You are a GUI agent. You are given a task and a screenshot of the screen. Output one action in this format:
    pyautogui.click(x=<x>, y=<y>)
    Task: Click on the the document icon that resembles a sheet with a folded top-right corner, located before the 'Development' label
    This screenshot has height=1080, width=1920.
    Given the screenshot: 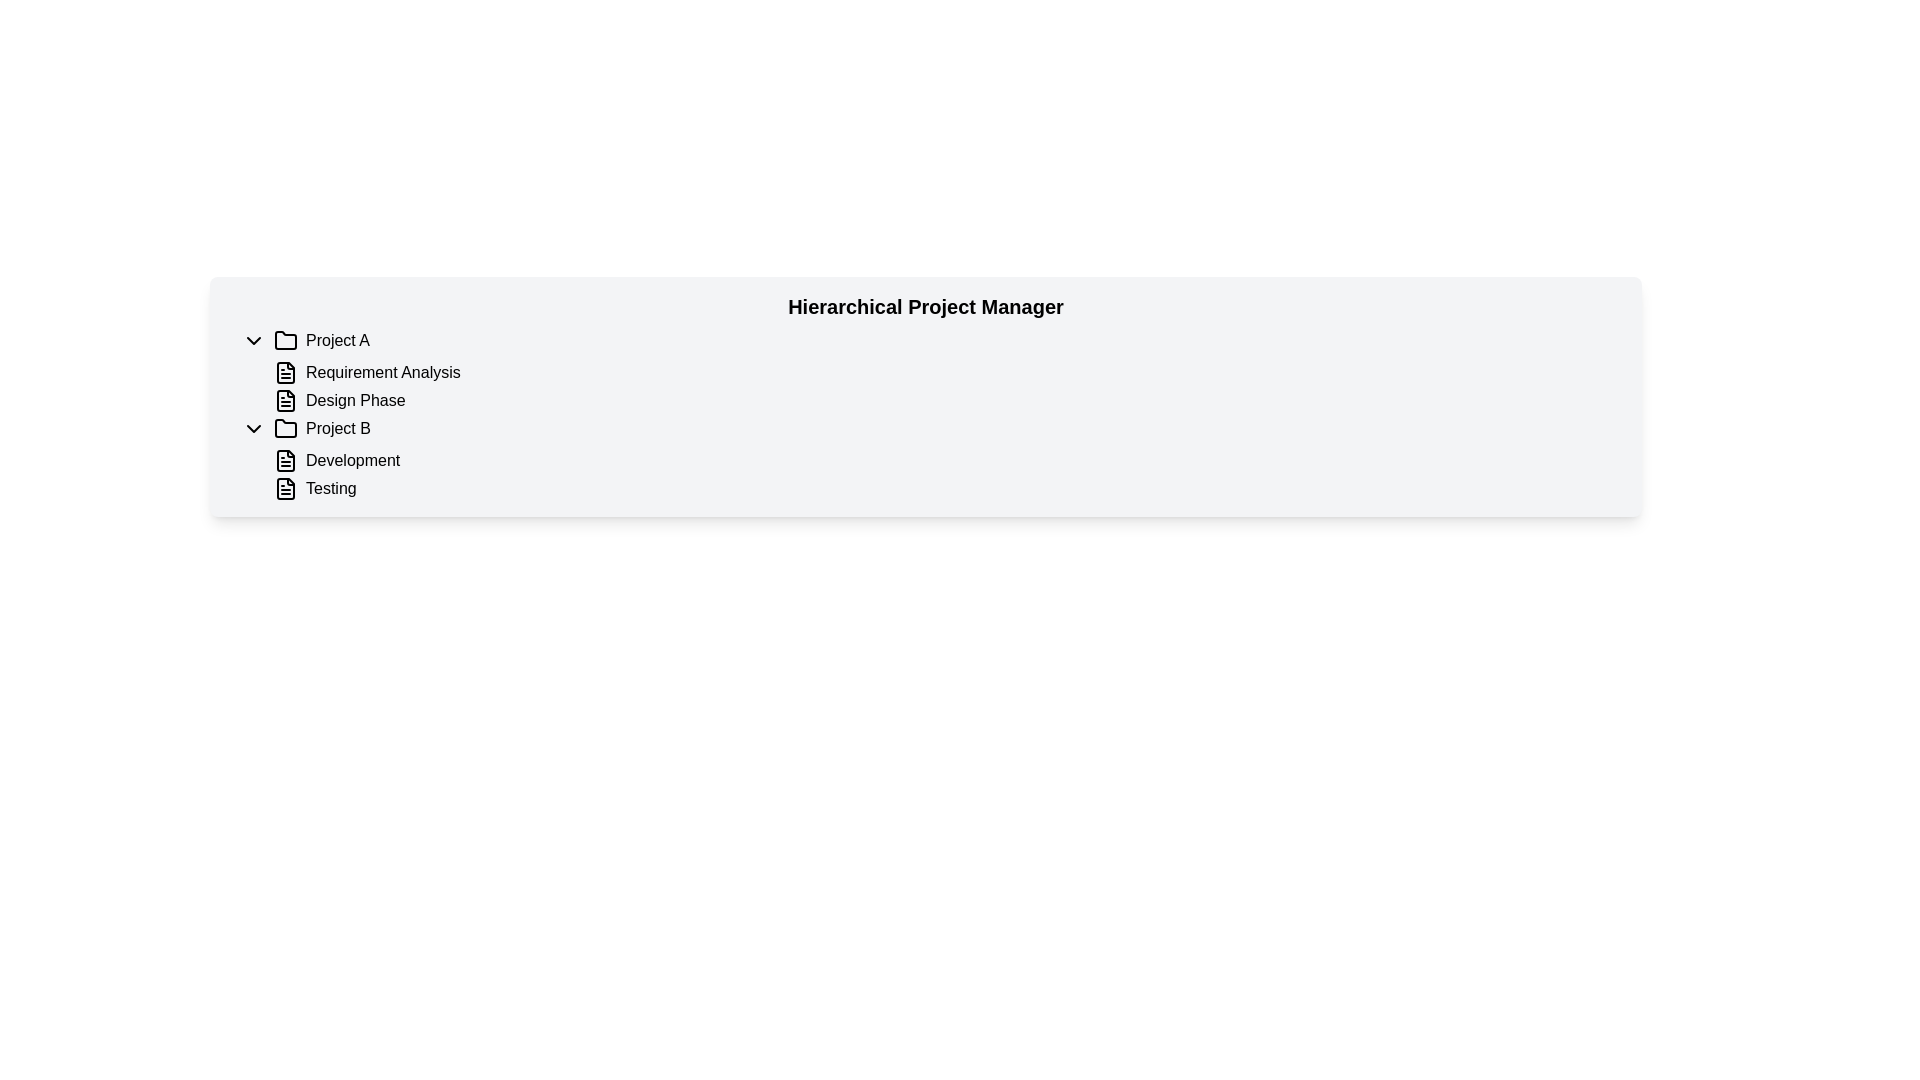 What is the action you would take?
    pyautogui.click(x=285, y=461)
    